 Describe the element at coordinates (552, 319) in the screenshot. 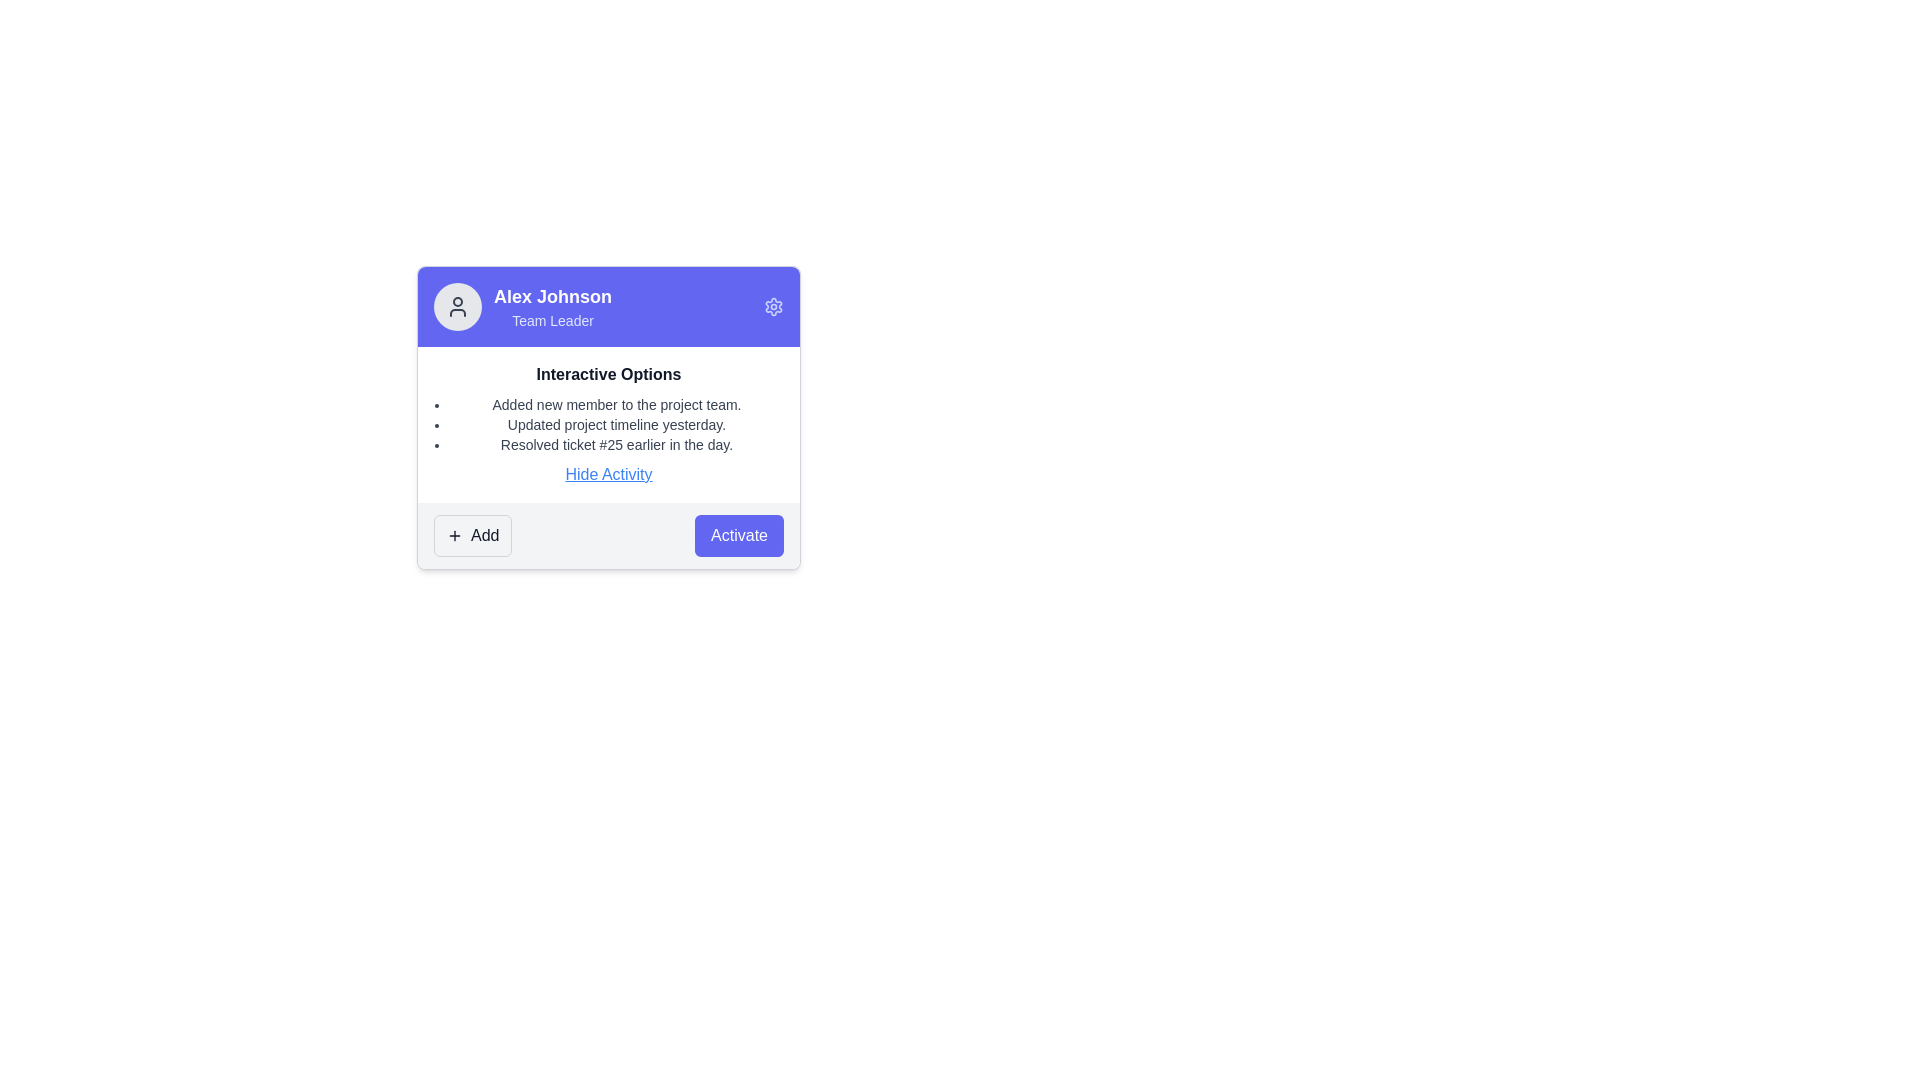

I see `text label displaying 'Team Leader' that is located directly below the name 'Alex Johnson' in the header layout of the card` at that location.